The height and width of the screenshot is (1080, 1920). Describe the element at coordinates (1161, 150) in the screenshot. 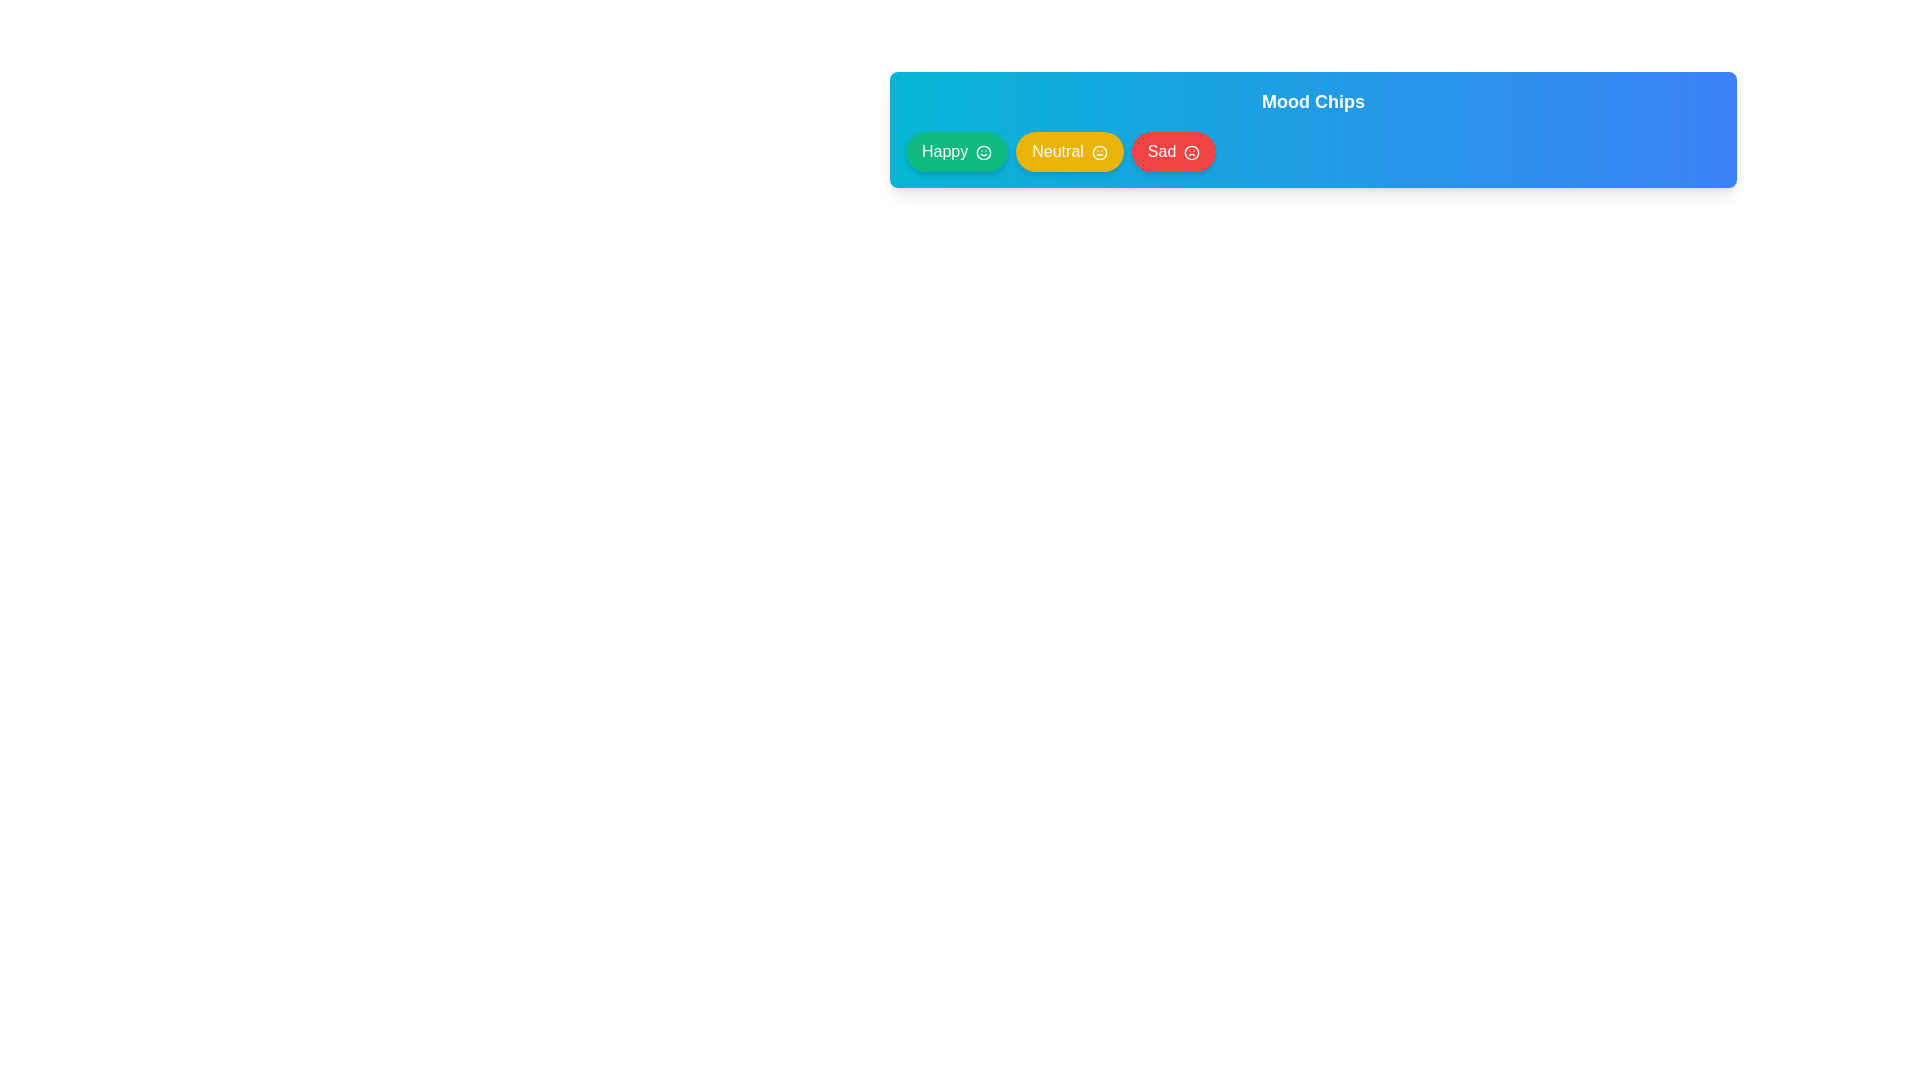

I see `text displayed in the button labeled 'Sad', which is the third button in the 'Mood Chips' group` at that location.